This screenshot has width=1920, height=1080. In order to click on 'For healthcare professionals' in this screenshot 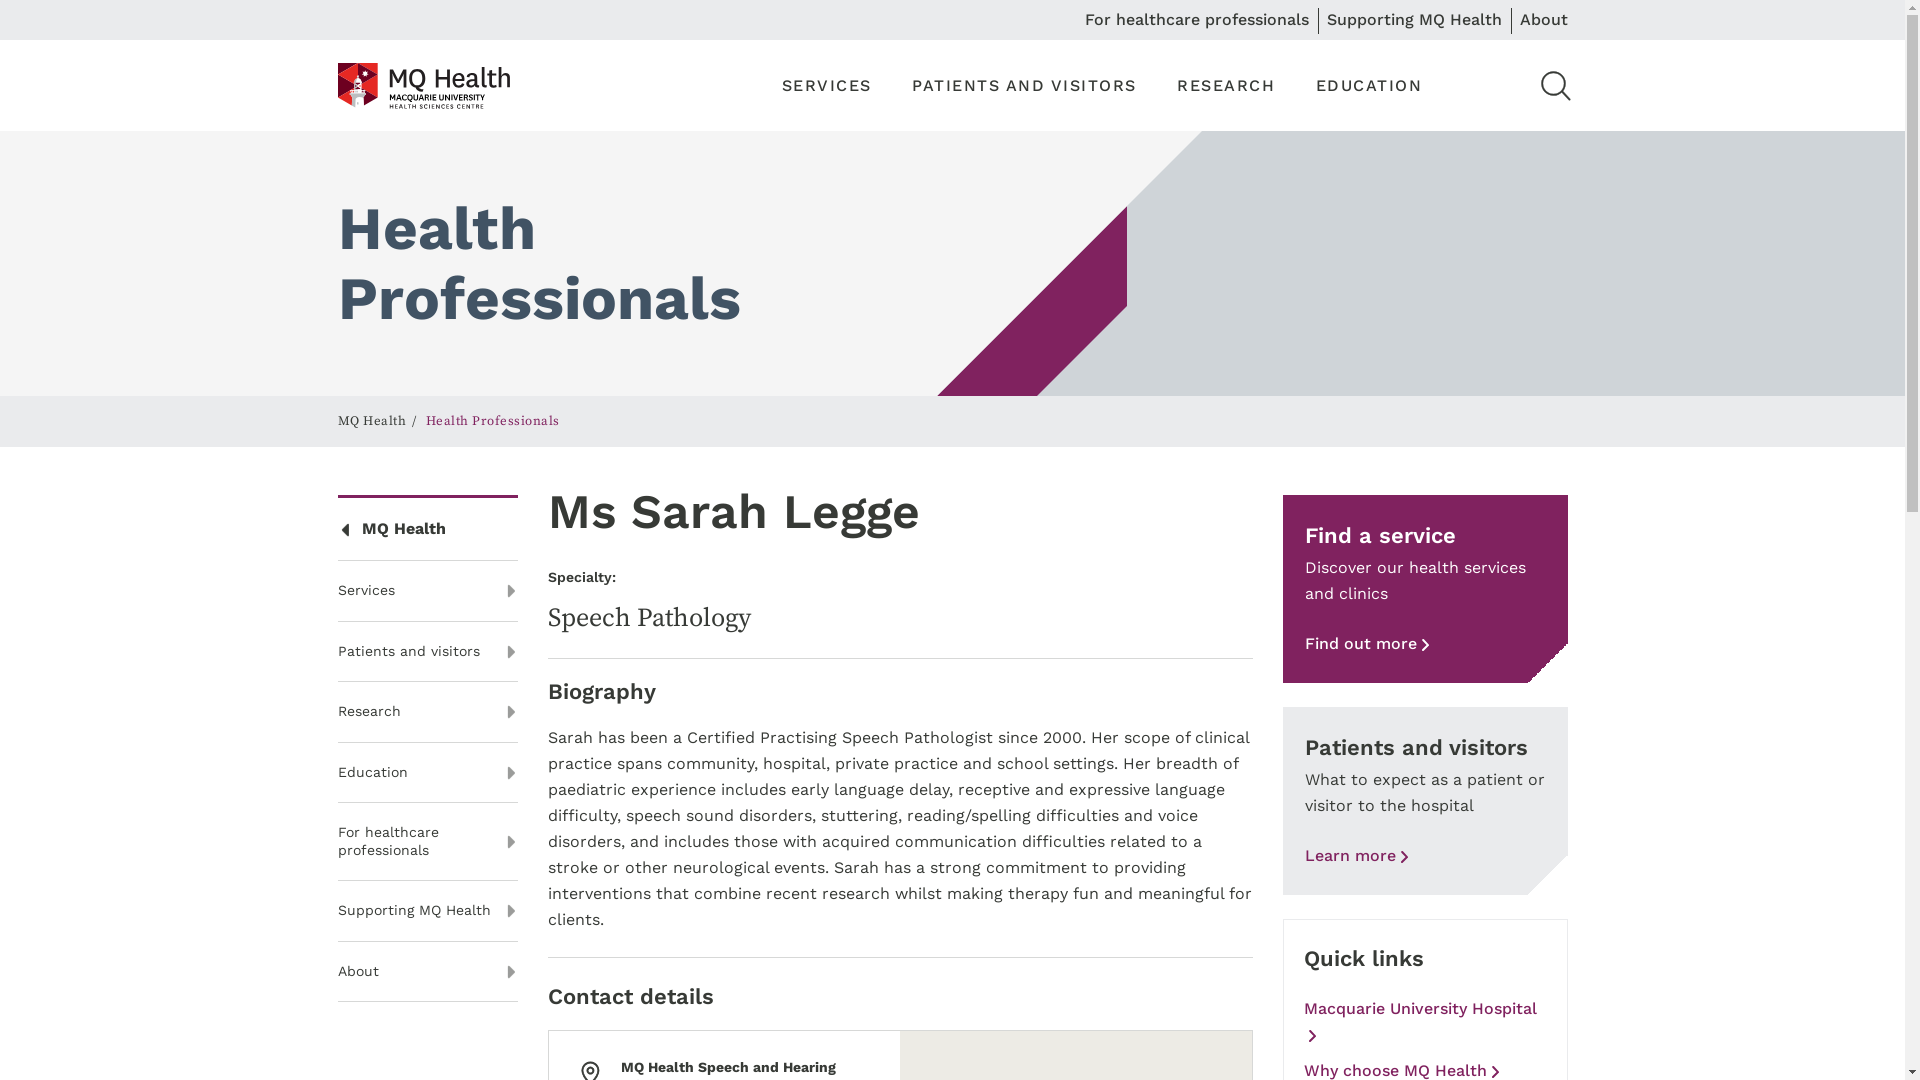, I will do `click(1195, 19)`.